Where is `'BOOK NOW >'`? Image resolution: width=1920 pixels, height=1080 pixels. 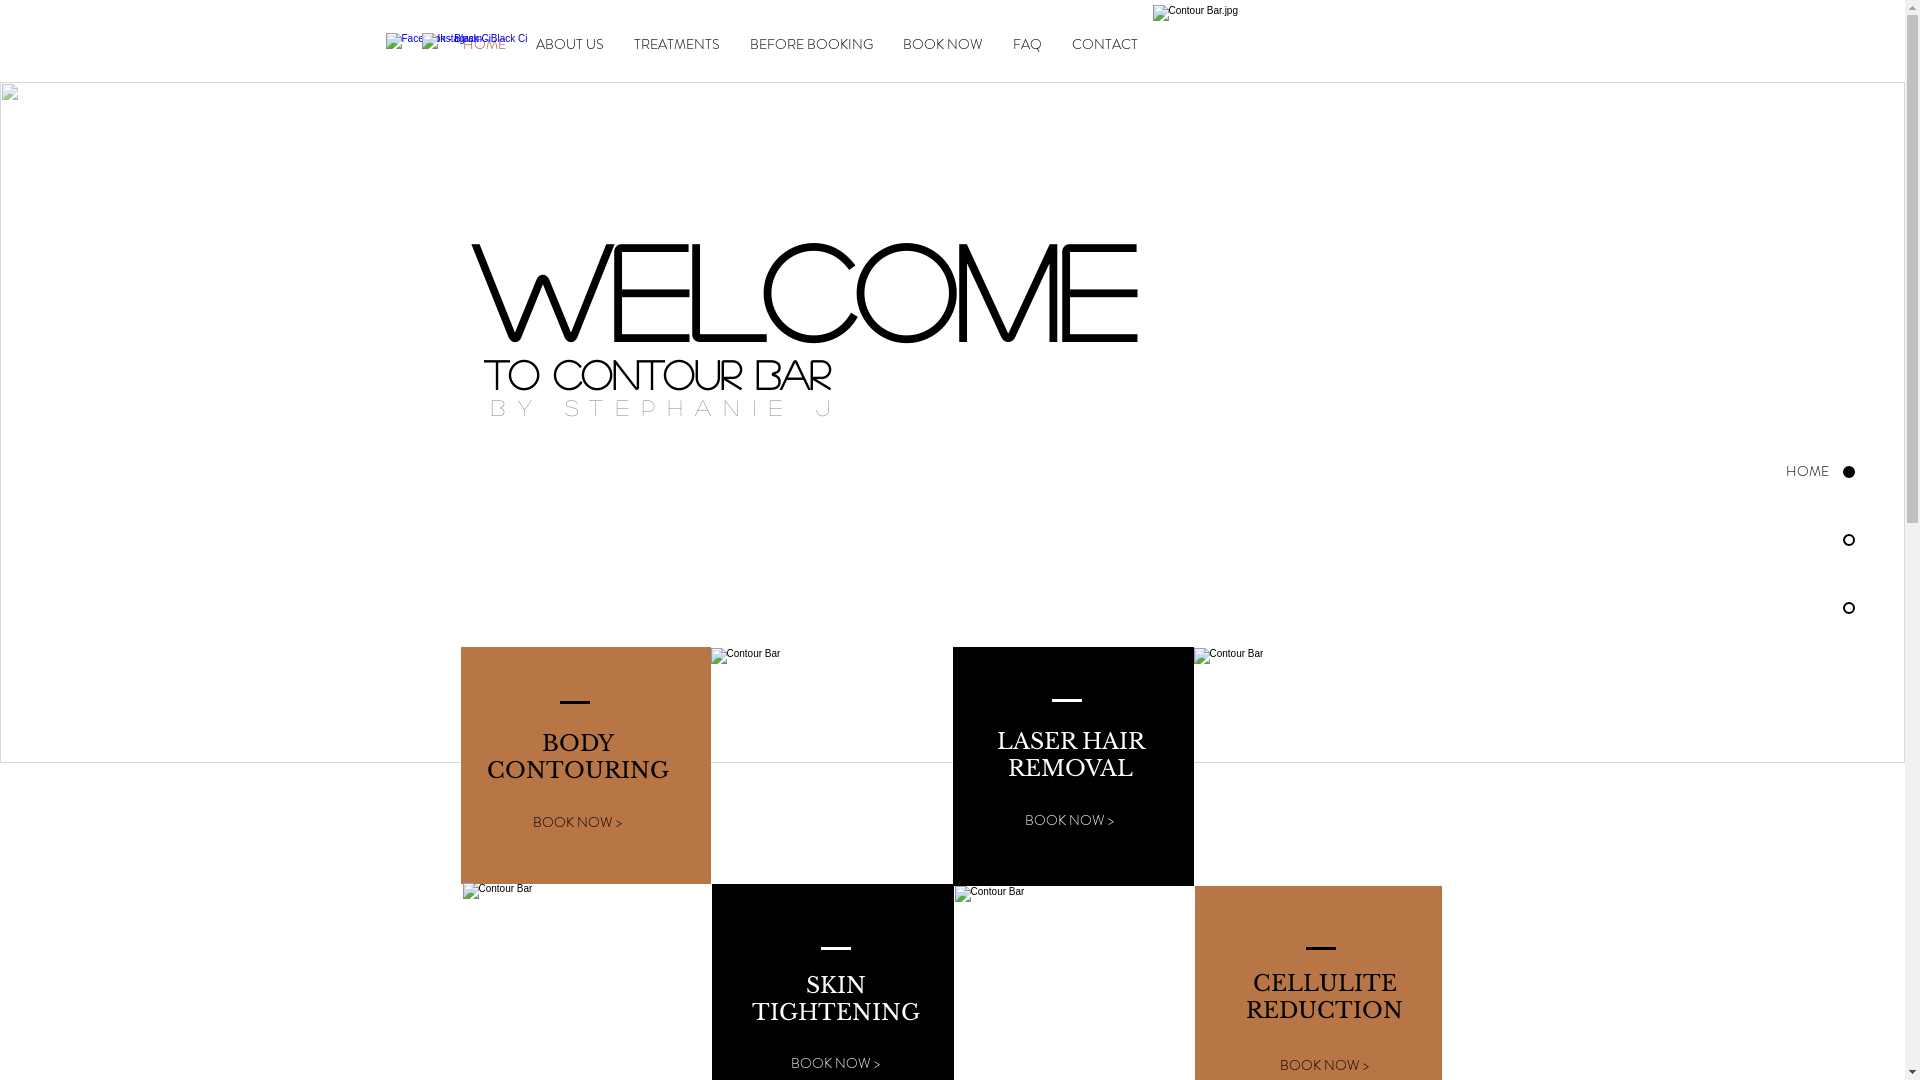 'BOOK NOW >' is located at coordinates (575, 822).